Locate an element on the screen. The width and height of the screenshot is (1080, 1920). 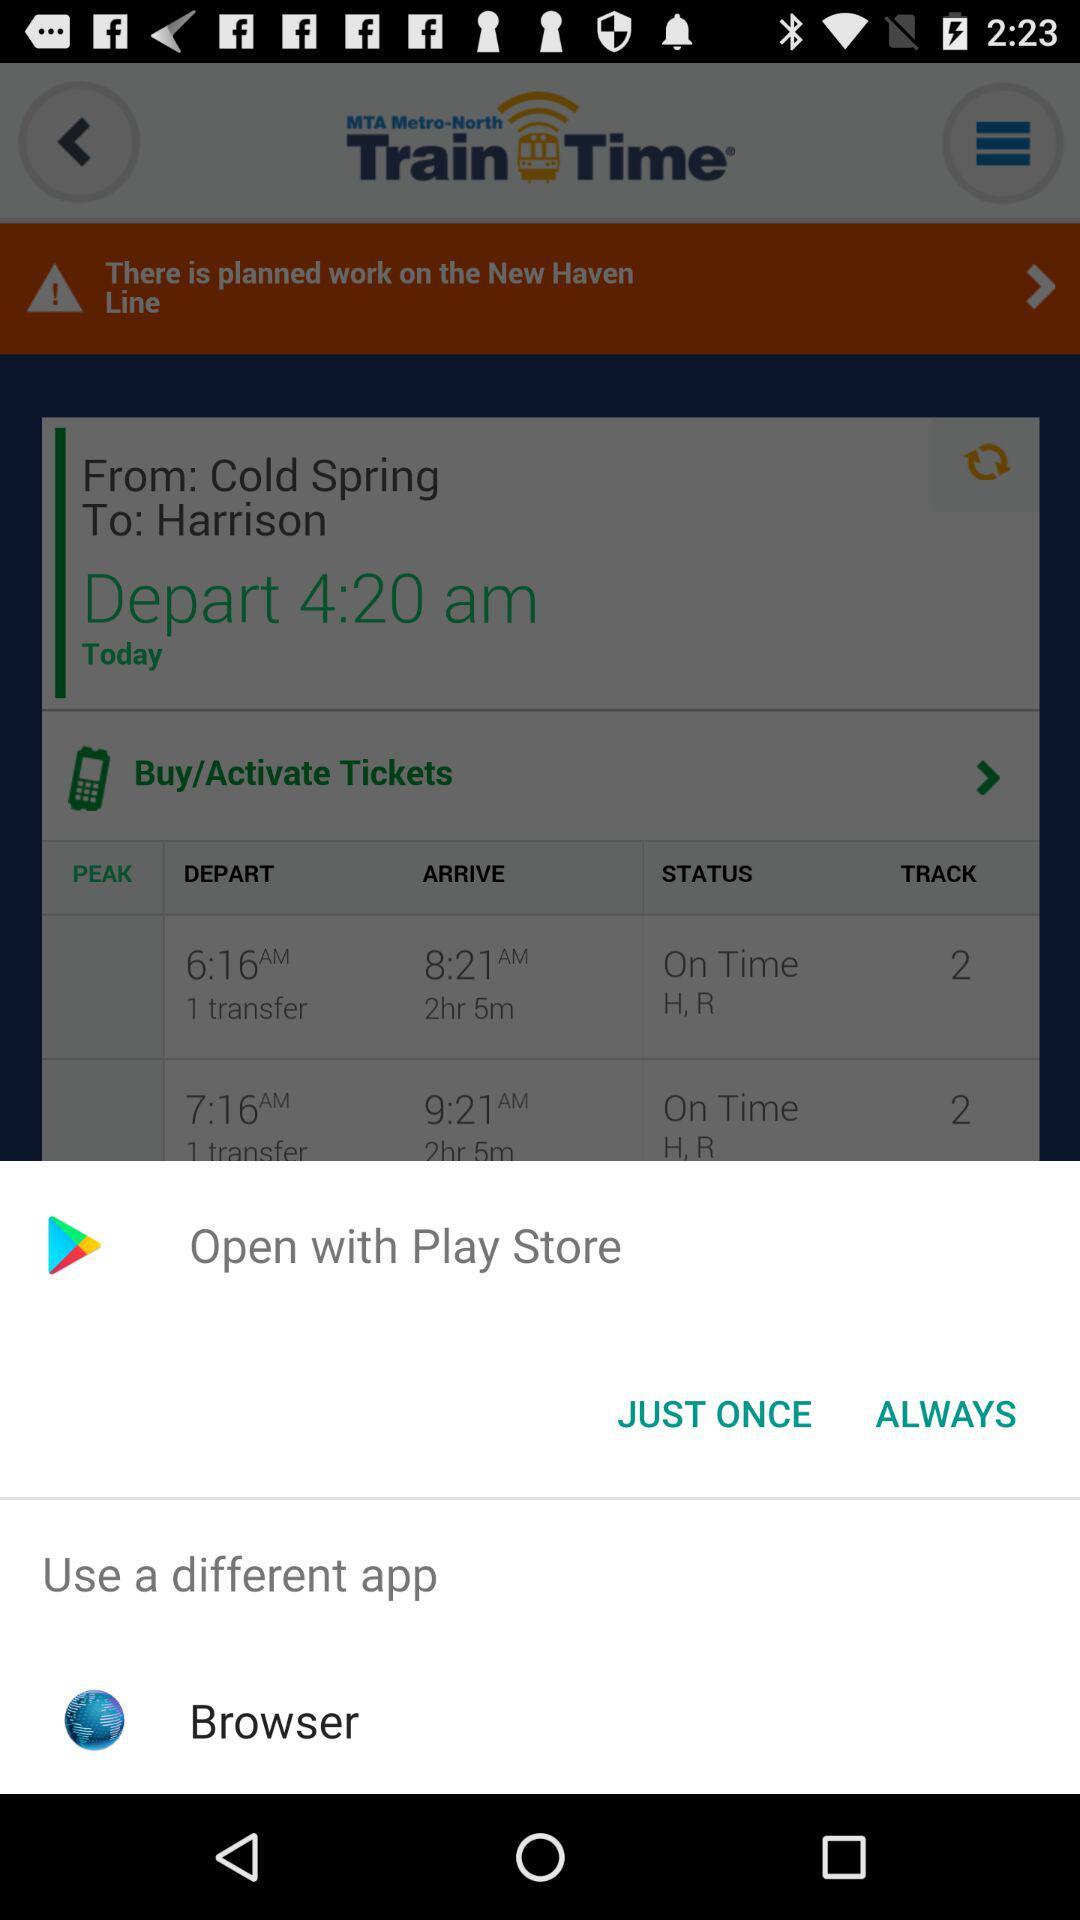
icon below open with play is located at coordinates (945, 1411).